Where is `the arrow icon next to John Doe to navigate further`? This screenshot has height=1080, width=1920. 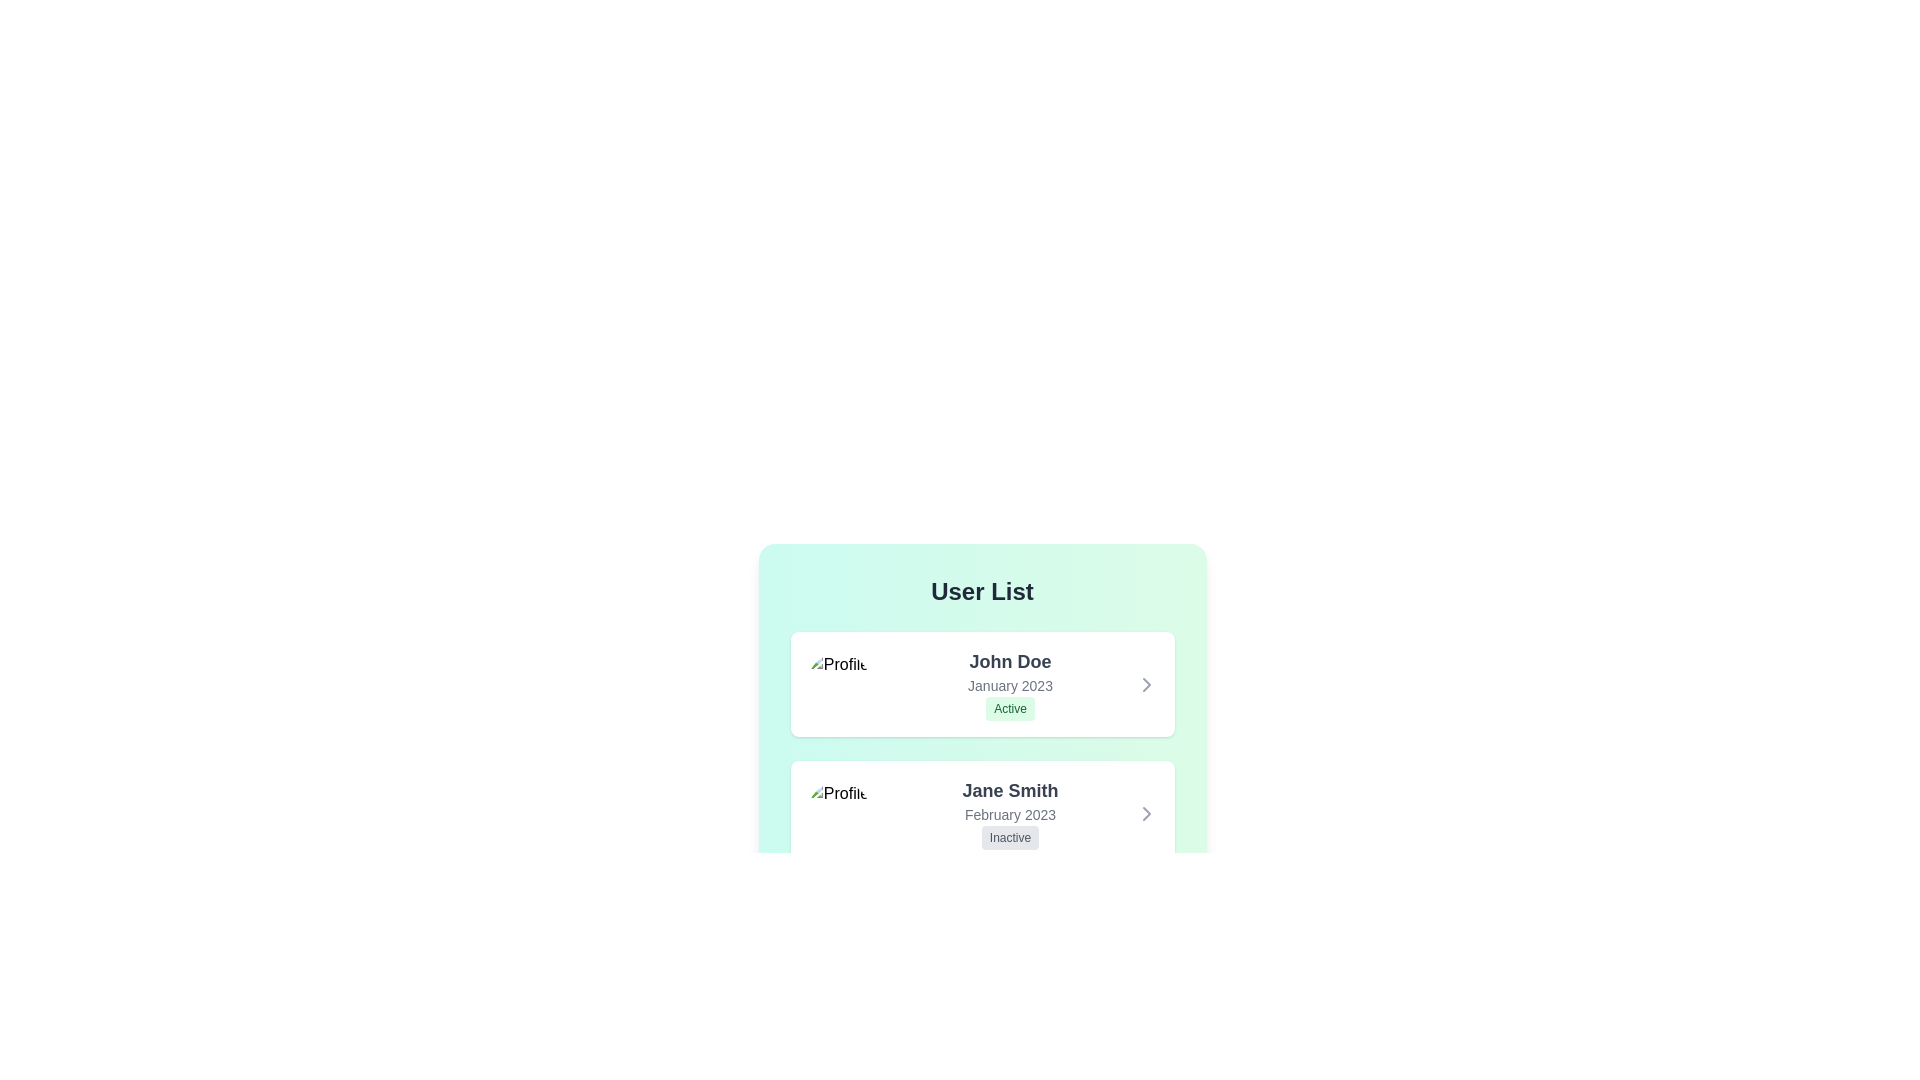
the arrow icon next to John Doe to navigate further is located at coordinates (1146, 683).